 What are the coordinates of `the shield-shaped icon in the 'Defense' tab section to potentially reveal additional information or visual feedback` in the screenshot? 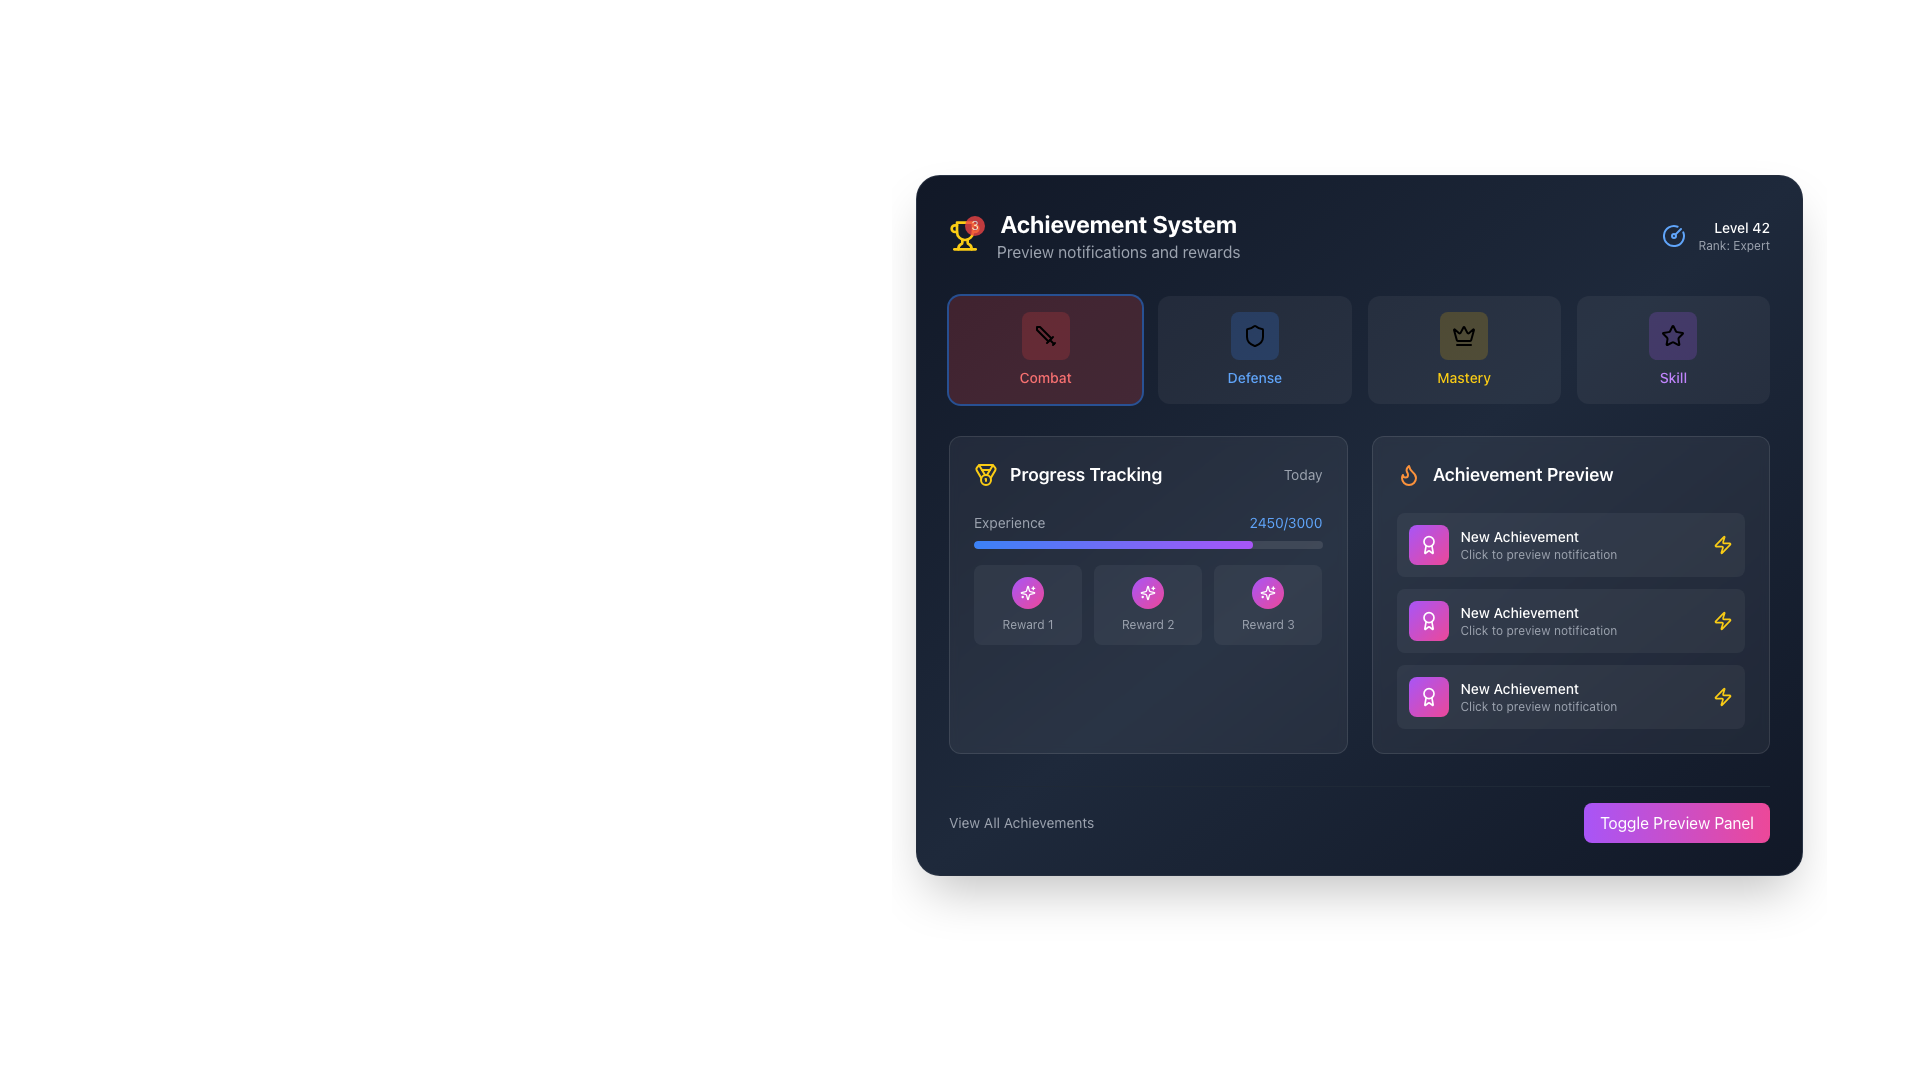 It's located at (1253, 334).